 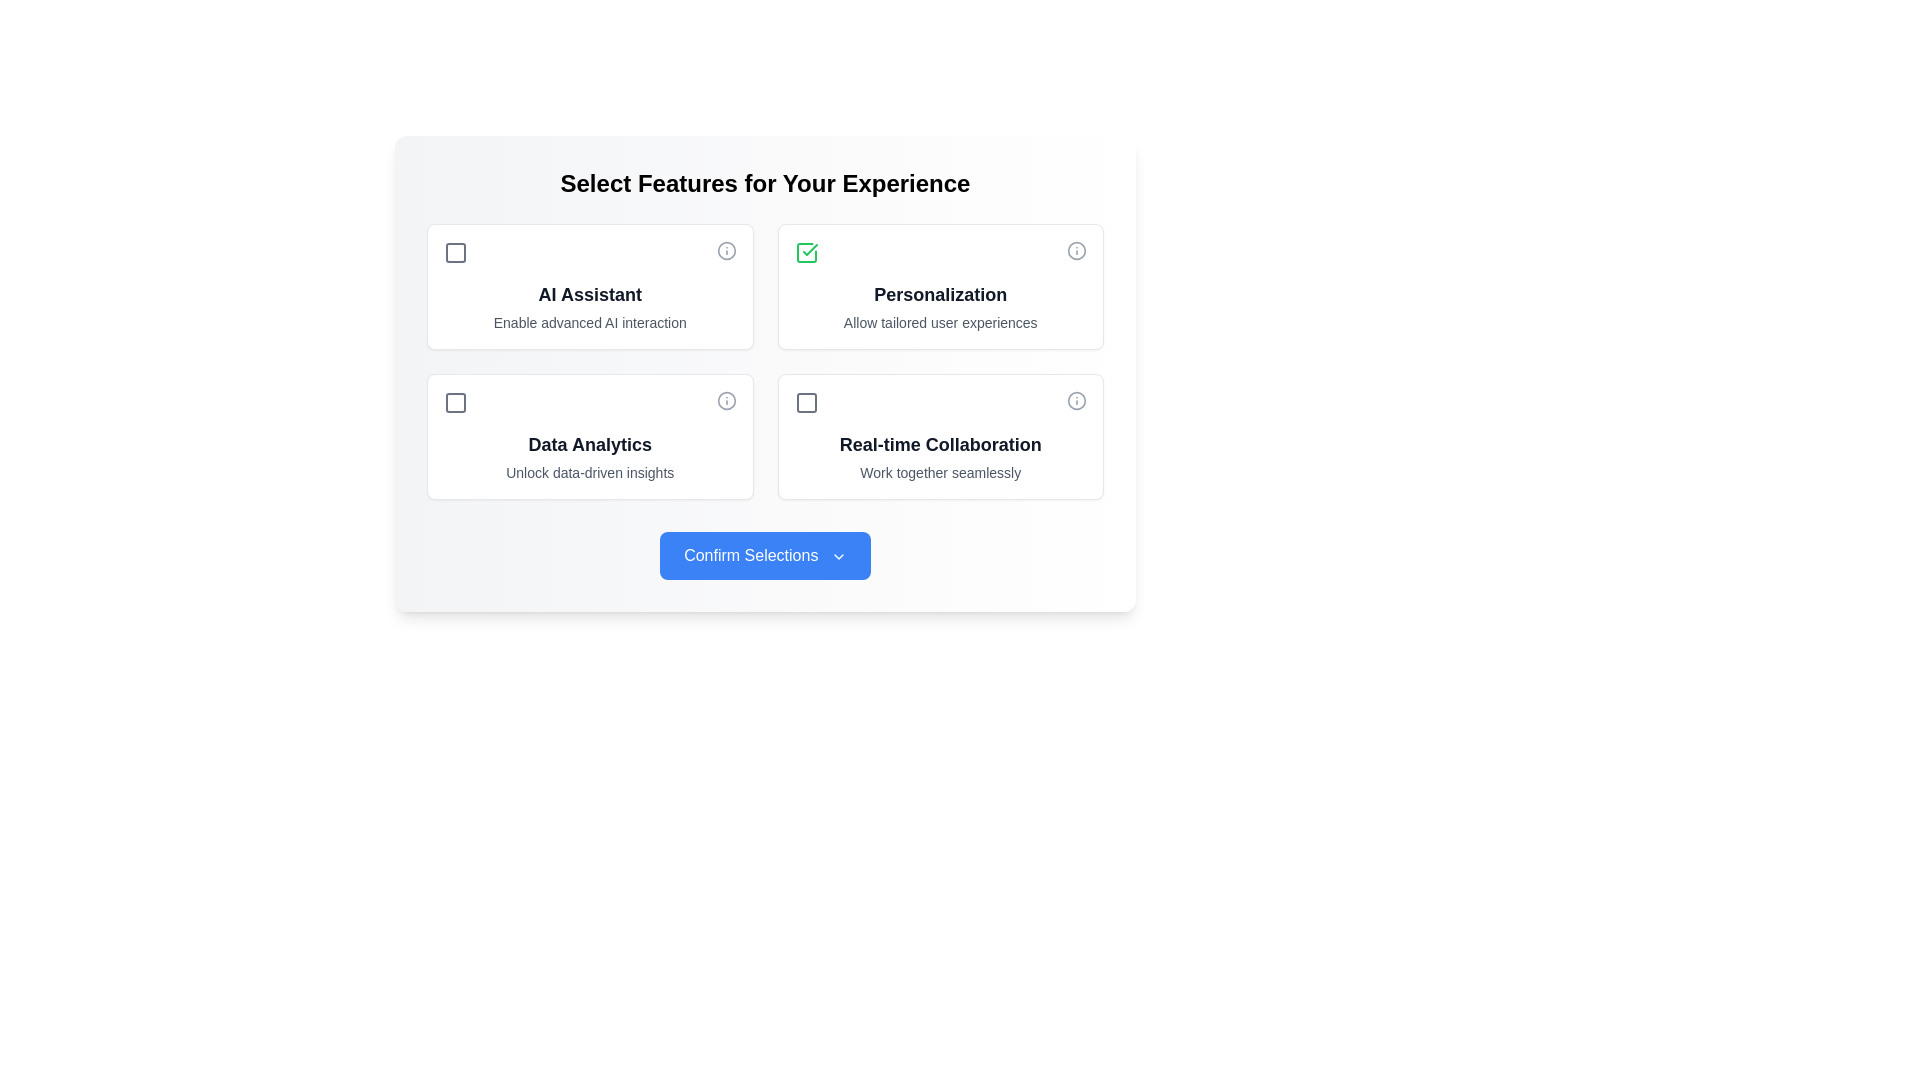 What do you see at coordinates (764, 555) in the screenshot?
I see `the confirm button located at the bottom center of the modal` at bounding box center [764, 555].